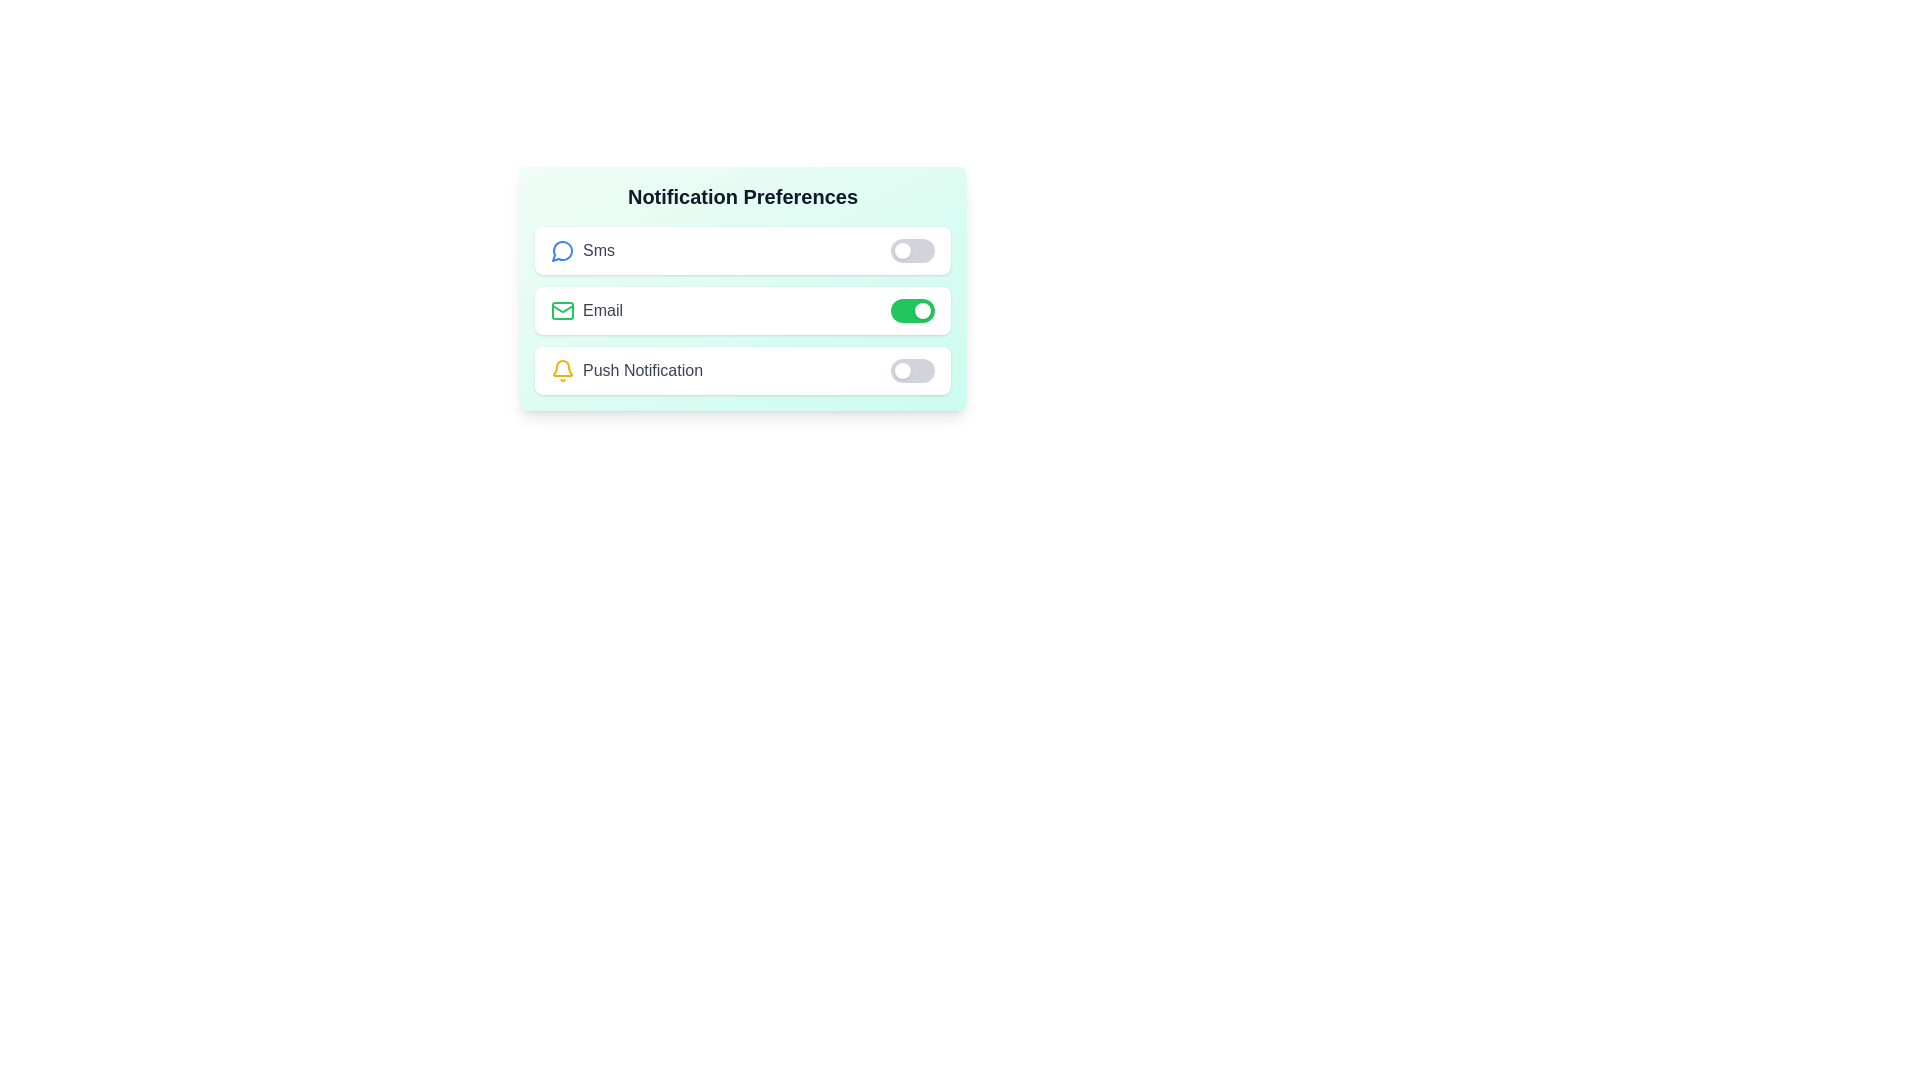 This screenshot has height=1080, width=1920. Describe the element at coordinates (901, 249) in the screenshot. I see `the toggle switch handle` at that location.